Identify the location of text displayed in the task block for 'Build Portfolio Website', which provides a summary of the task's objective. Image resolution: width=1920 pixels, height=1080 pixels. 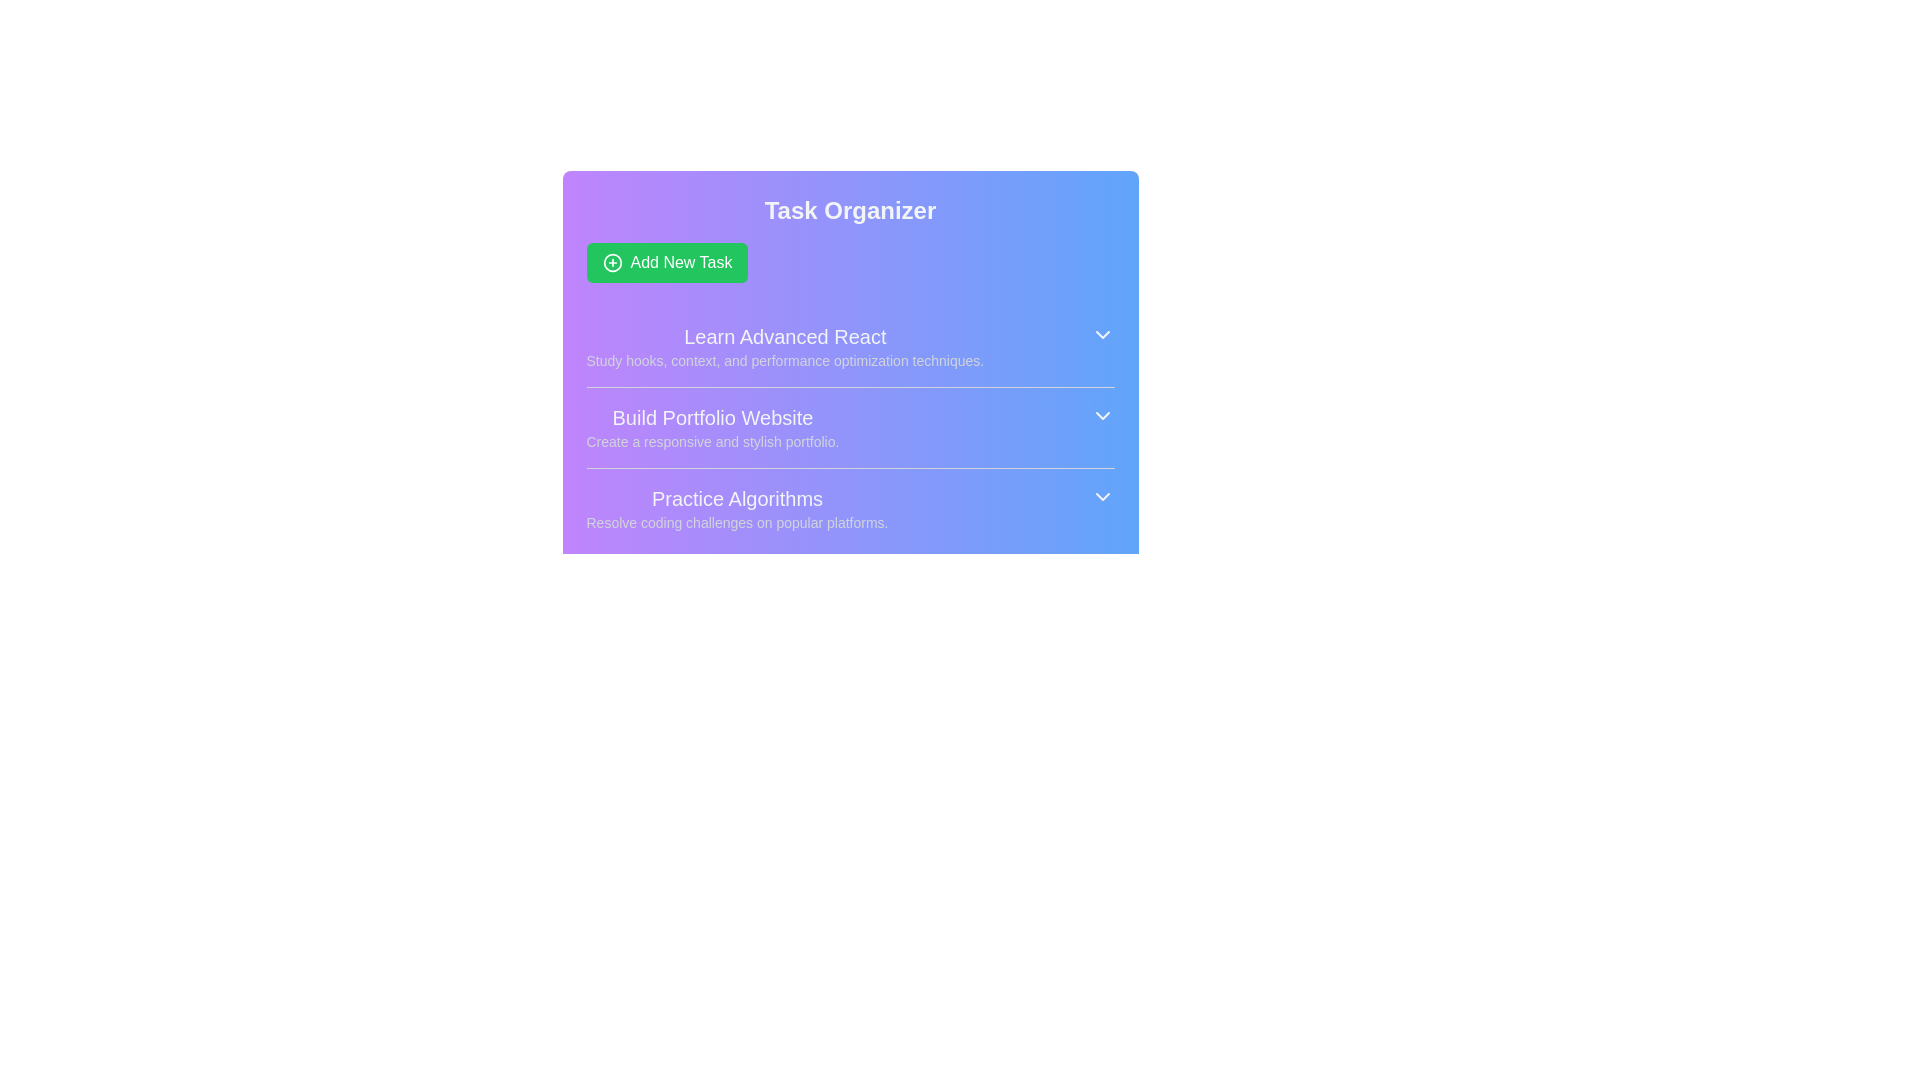
(712, 427).